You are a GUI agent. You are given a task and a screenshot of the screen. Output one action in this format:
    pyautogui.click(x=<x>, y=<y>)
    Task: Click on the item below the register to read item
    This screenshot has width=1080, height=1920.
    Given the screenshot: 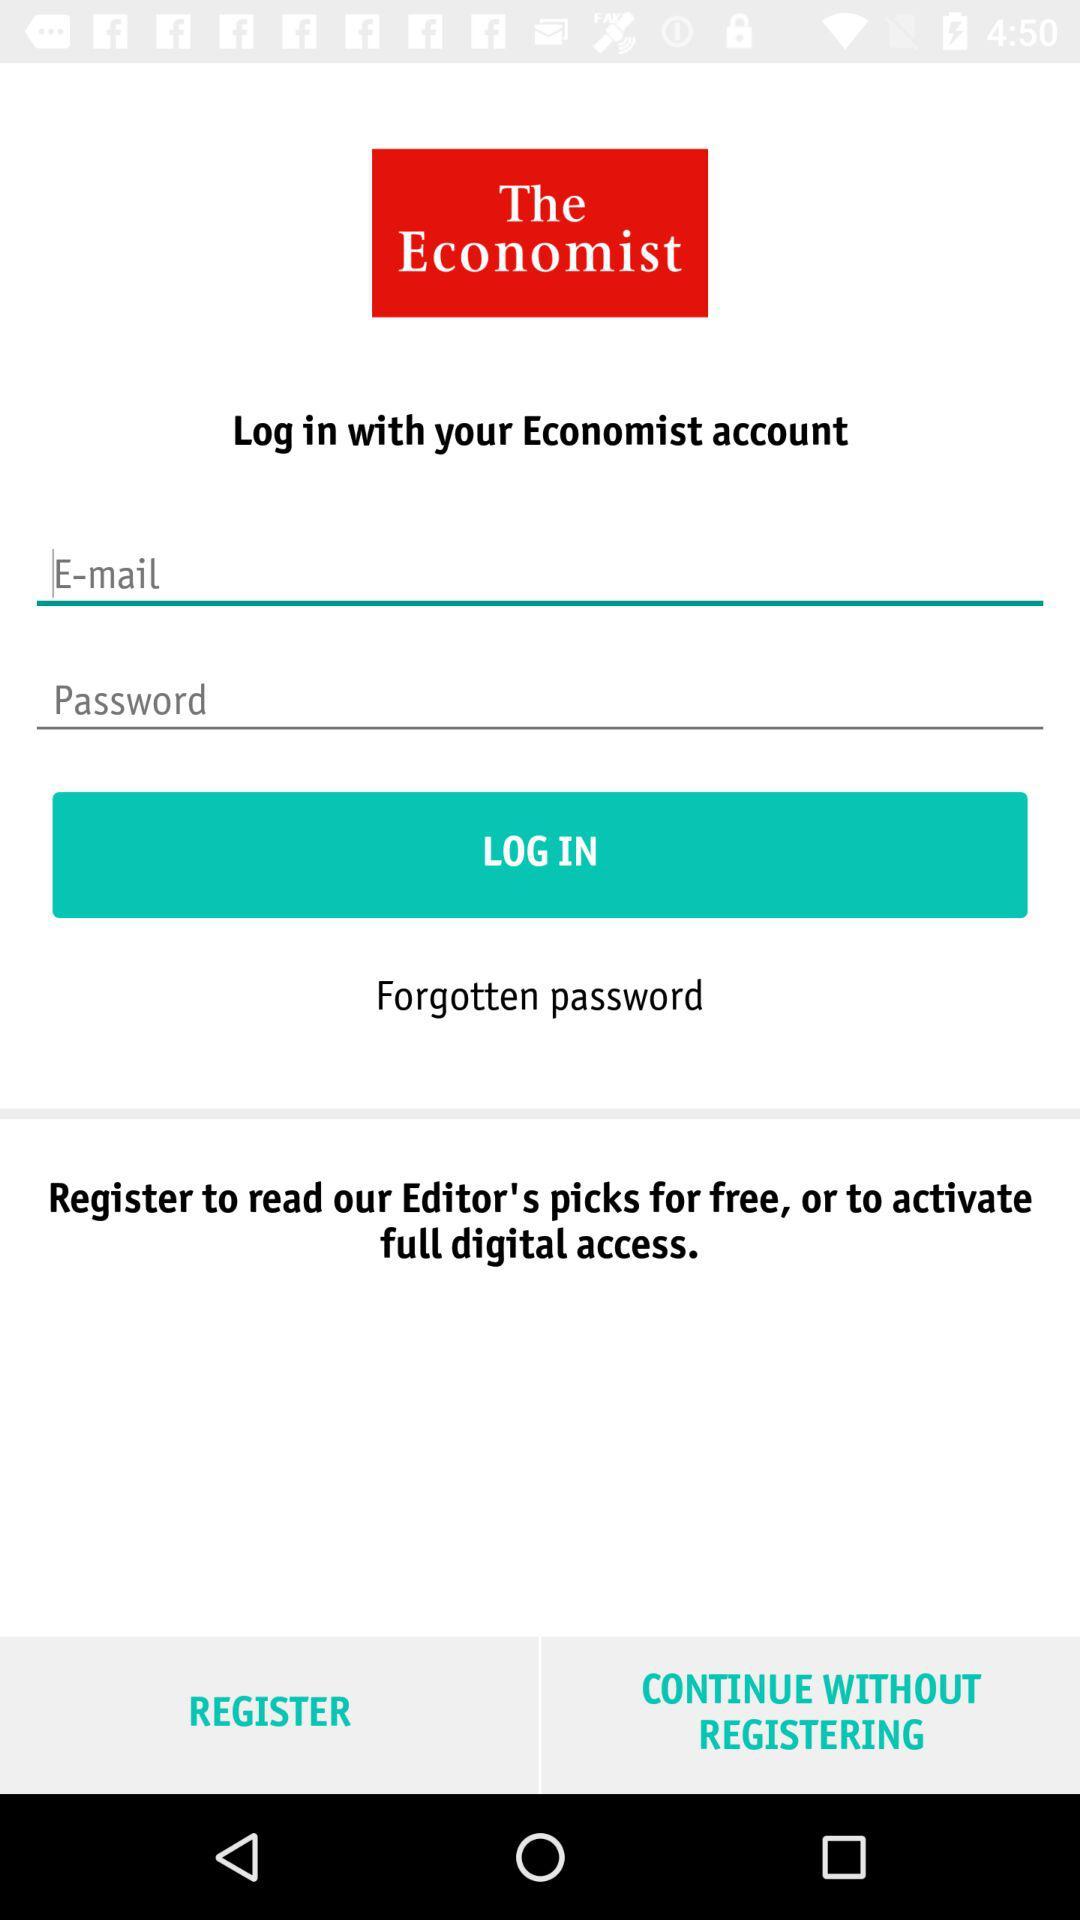 What is the action you would take?
    pyautogui.click(x=810, y=1714)
    